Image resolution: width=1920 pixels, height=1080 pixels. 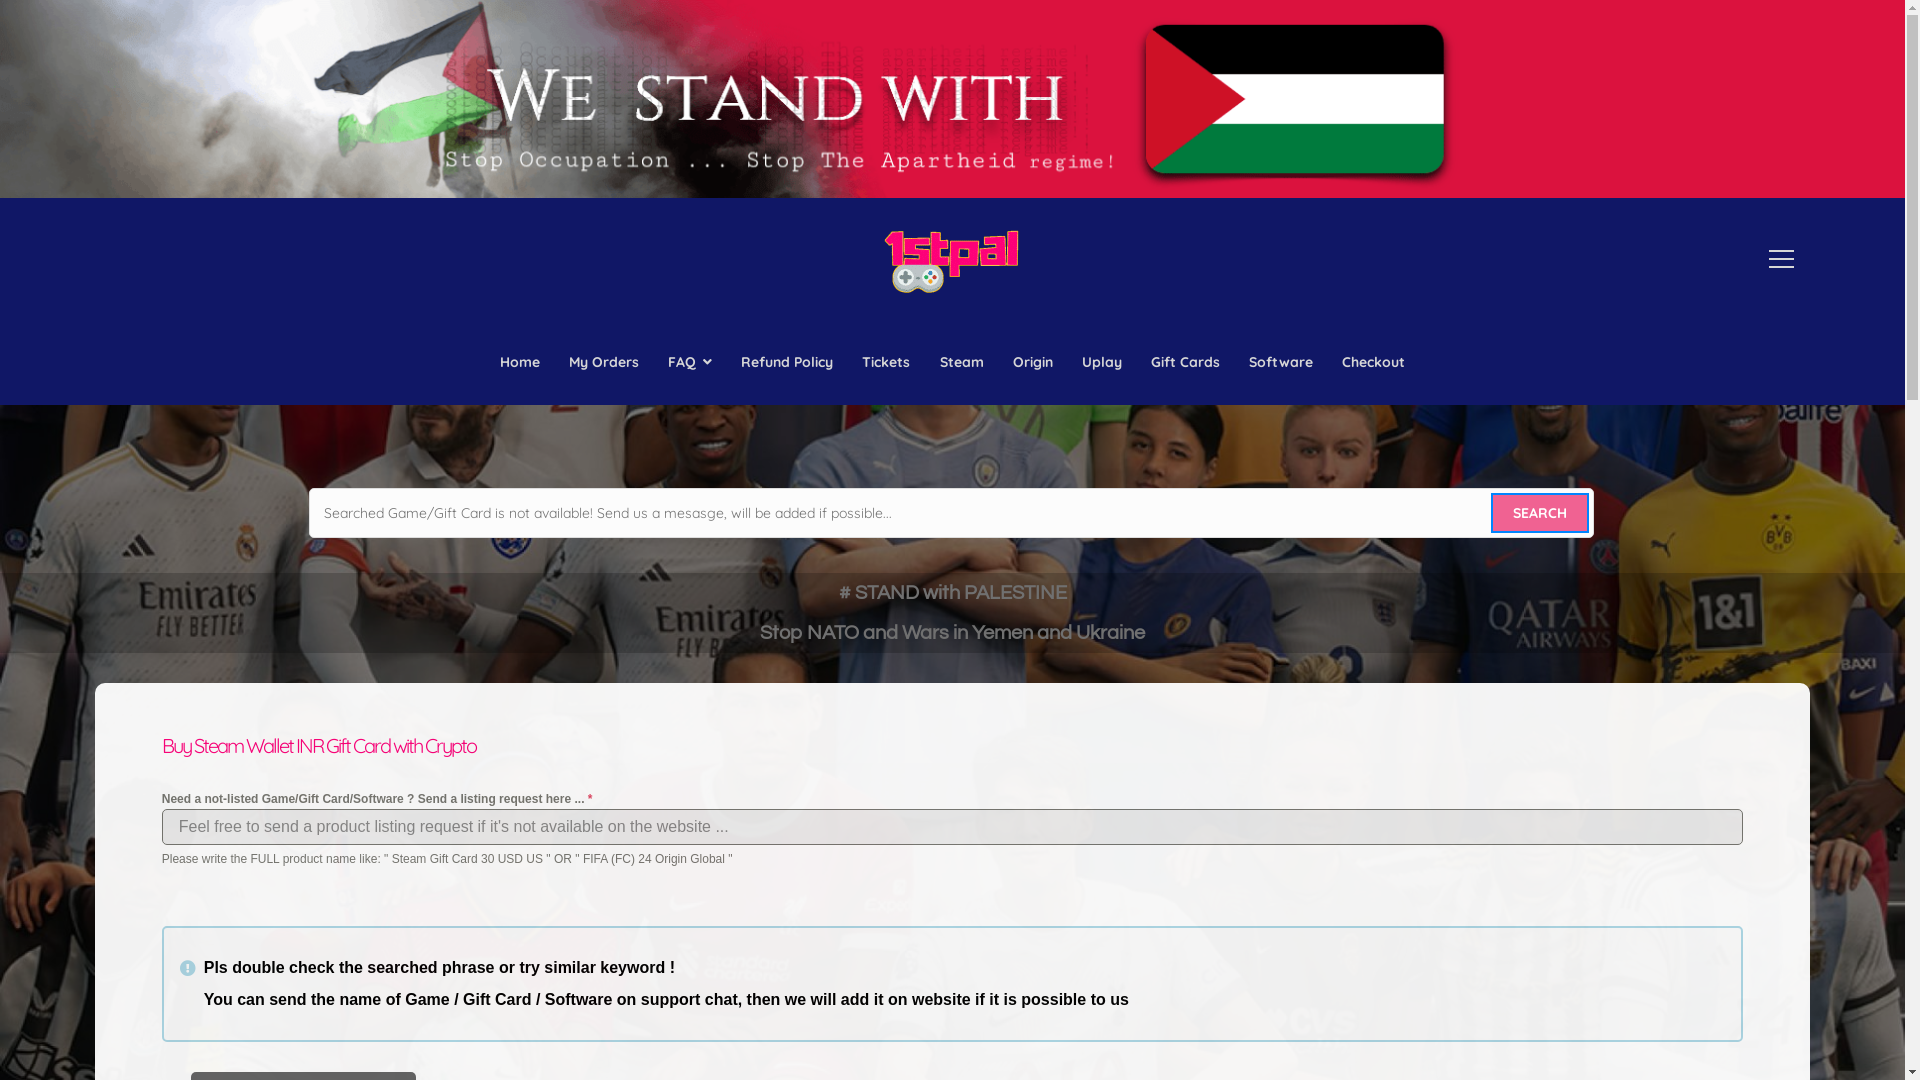 What do you see at coordinates (1185, 362) in the screenshot?
I see `'Gift Cards'` at bounding box center [1185, 362].